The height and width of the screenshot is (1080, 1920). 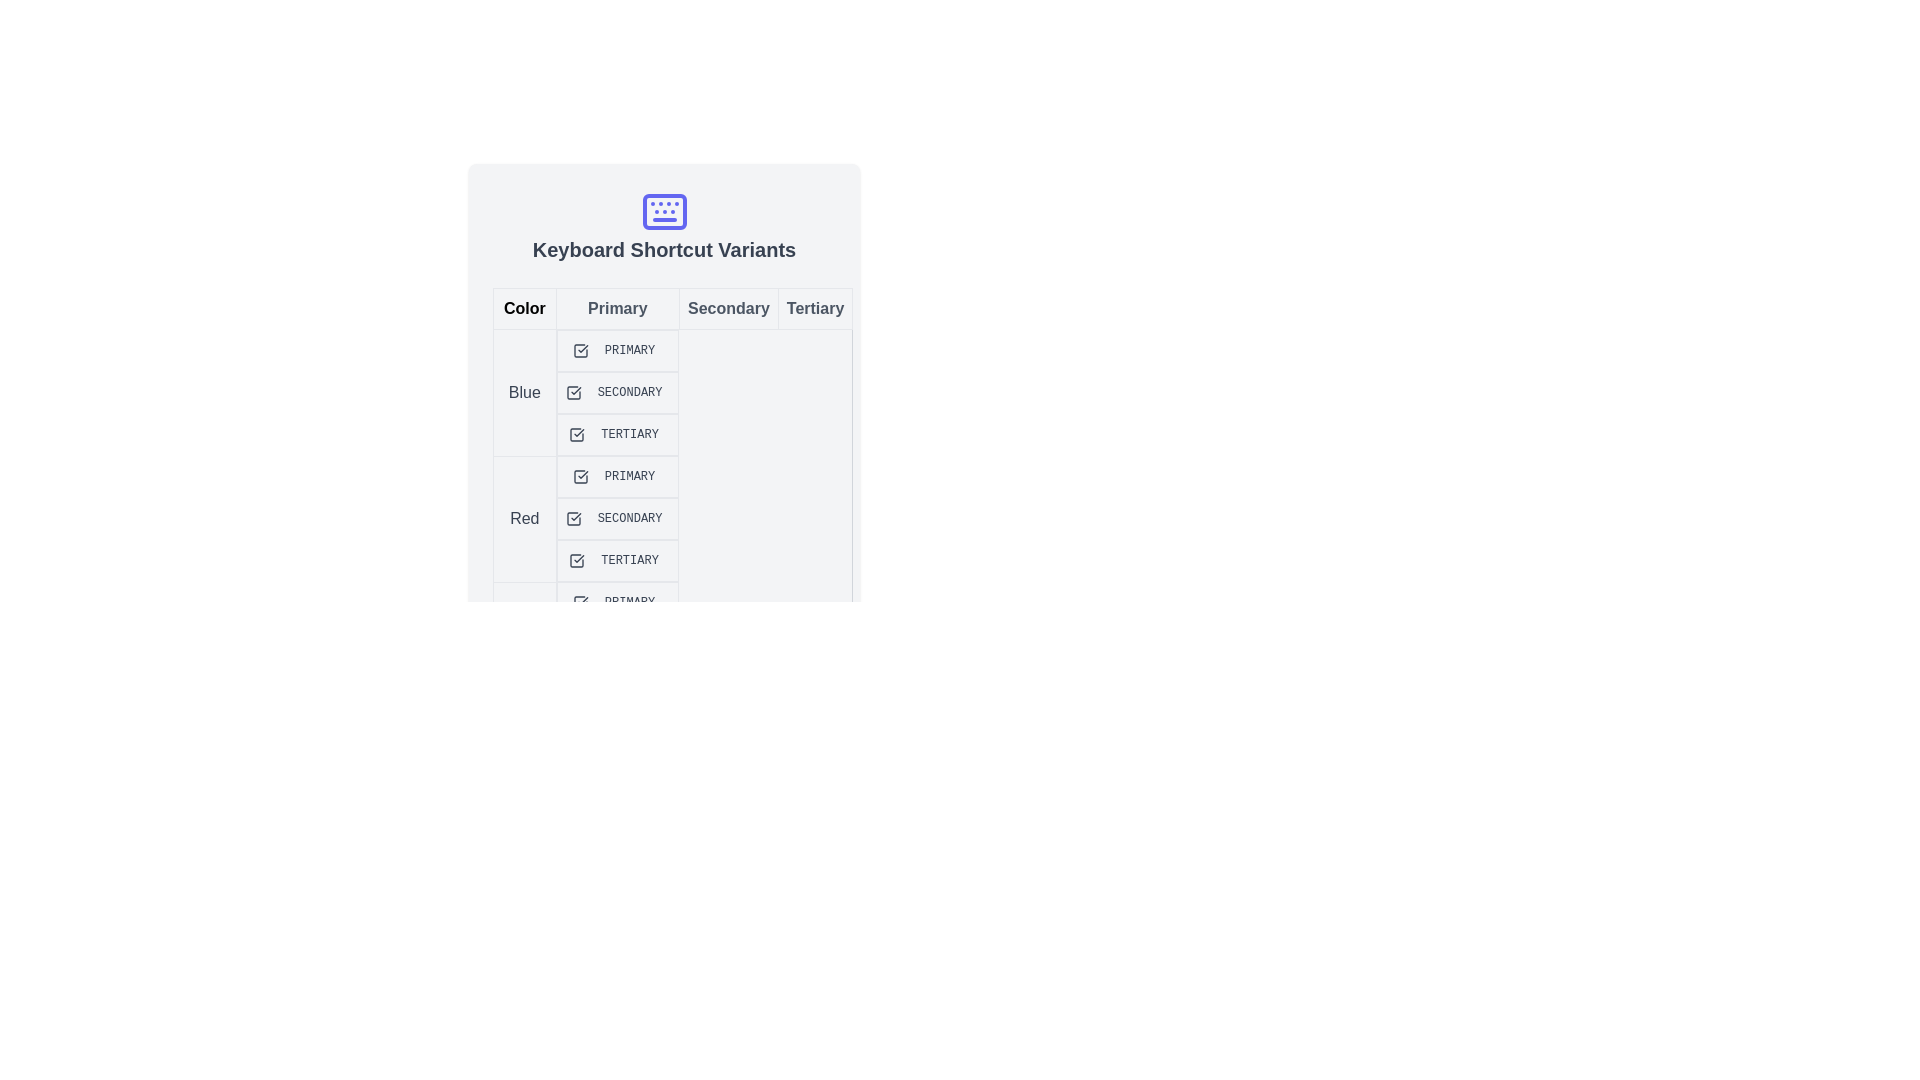 What do you see at coordinates (579, 350) in the screenshot?
I see `the checkbox indicating the 'Primary' option in the 'Blue' row` at bounding box center [579, 350].